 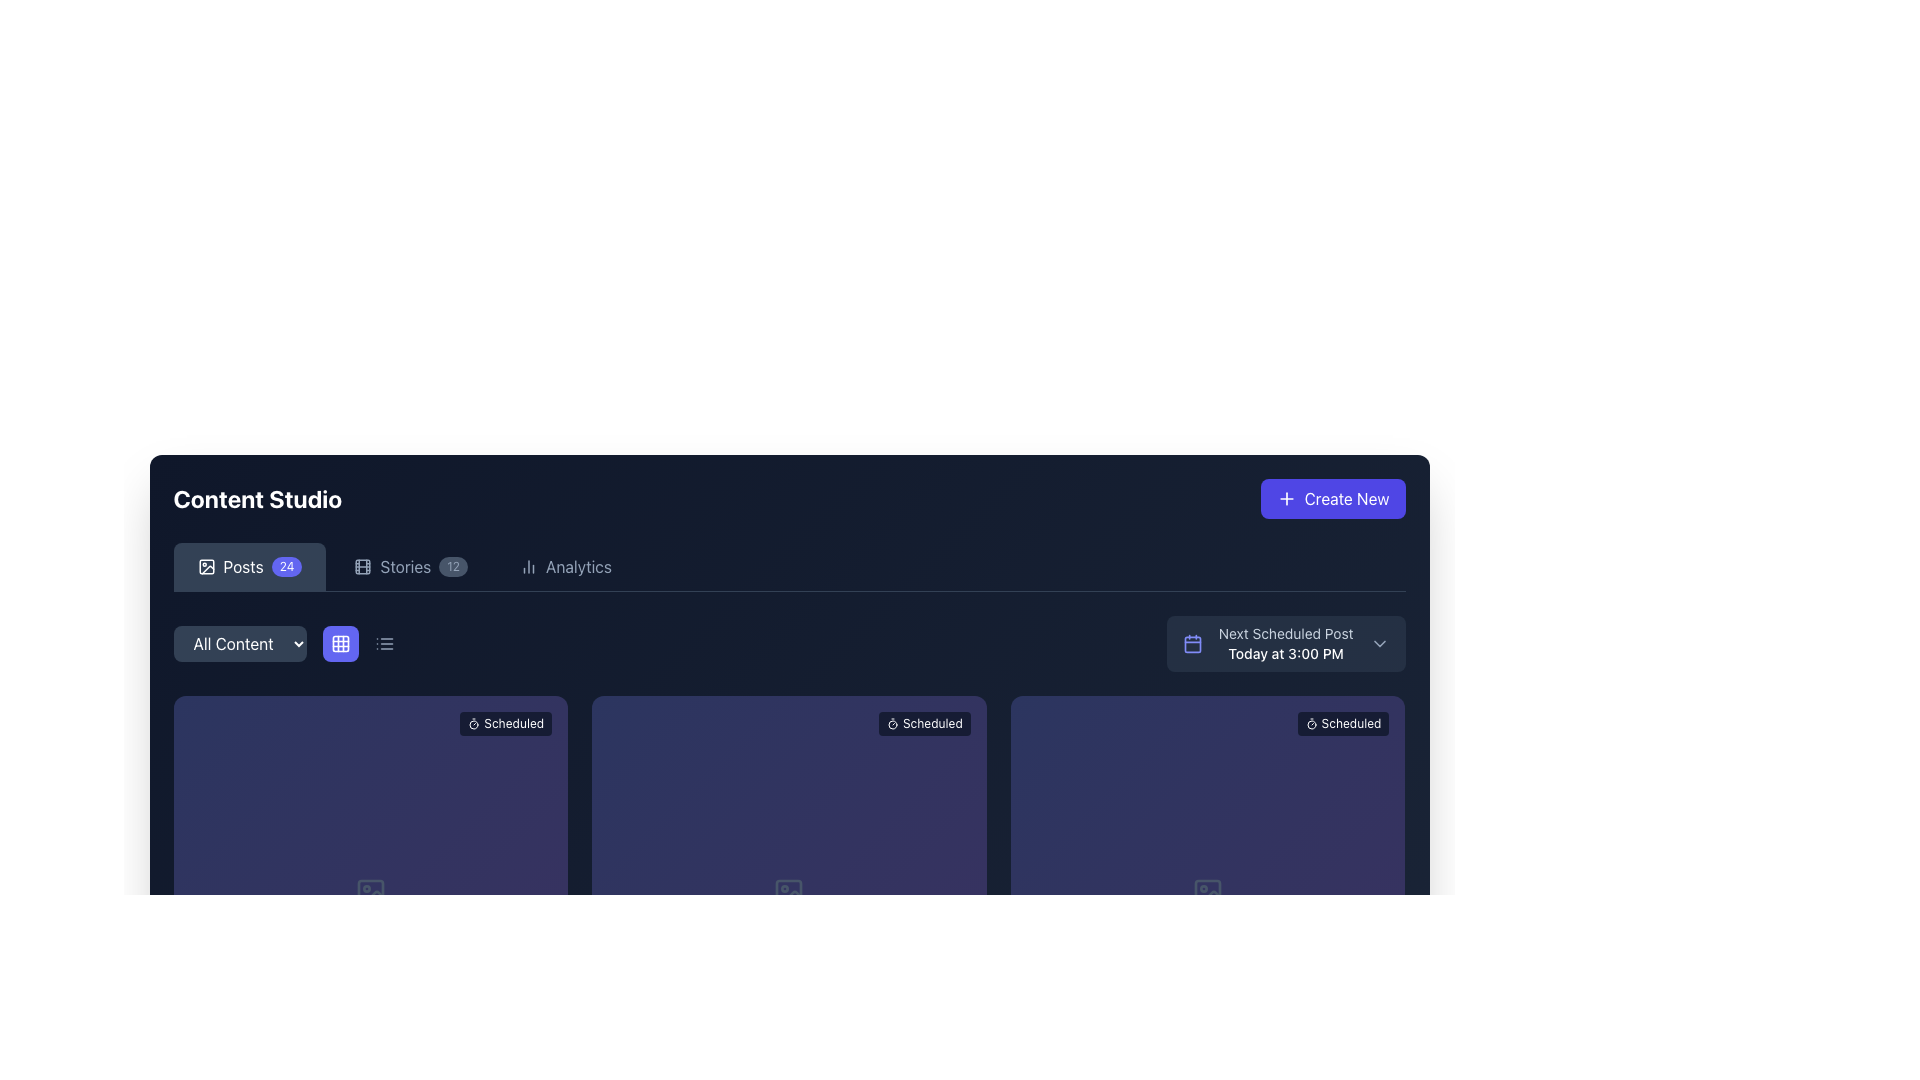 I want to click on the list view toggle button, which is a small icon with three horizontal lines and circles to the left, located in the top navigation section of the interface, so click(x=384, y=644).